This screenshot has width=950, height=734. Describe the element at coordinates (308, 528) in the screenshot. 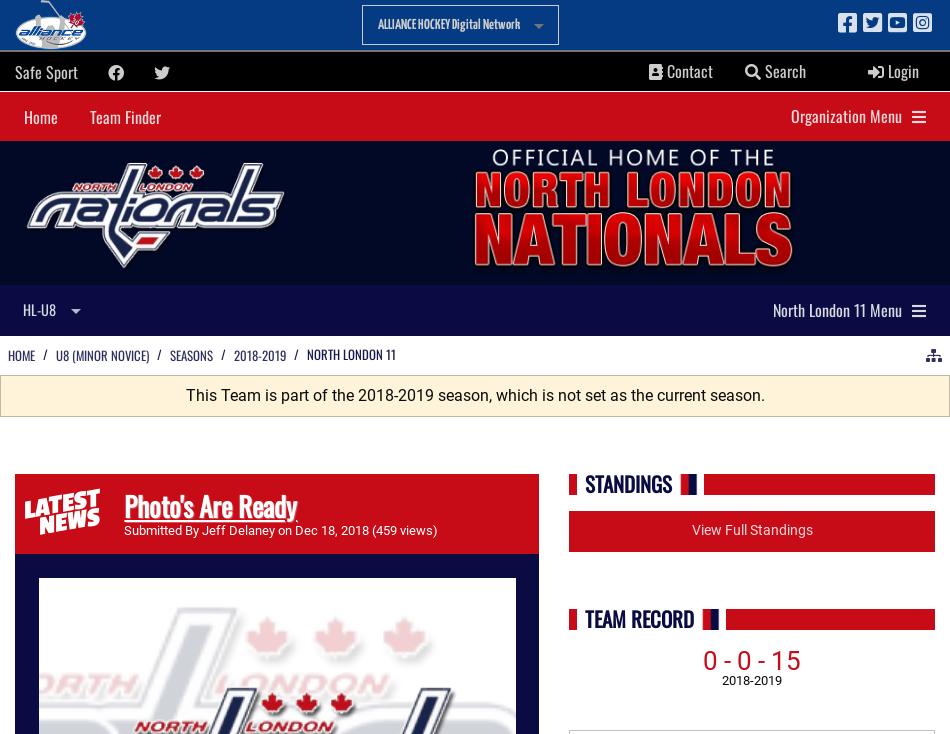

I see `'By Jeff Delaney on Feb 12, 2019 (794 views)'` at that location.